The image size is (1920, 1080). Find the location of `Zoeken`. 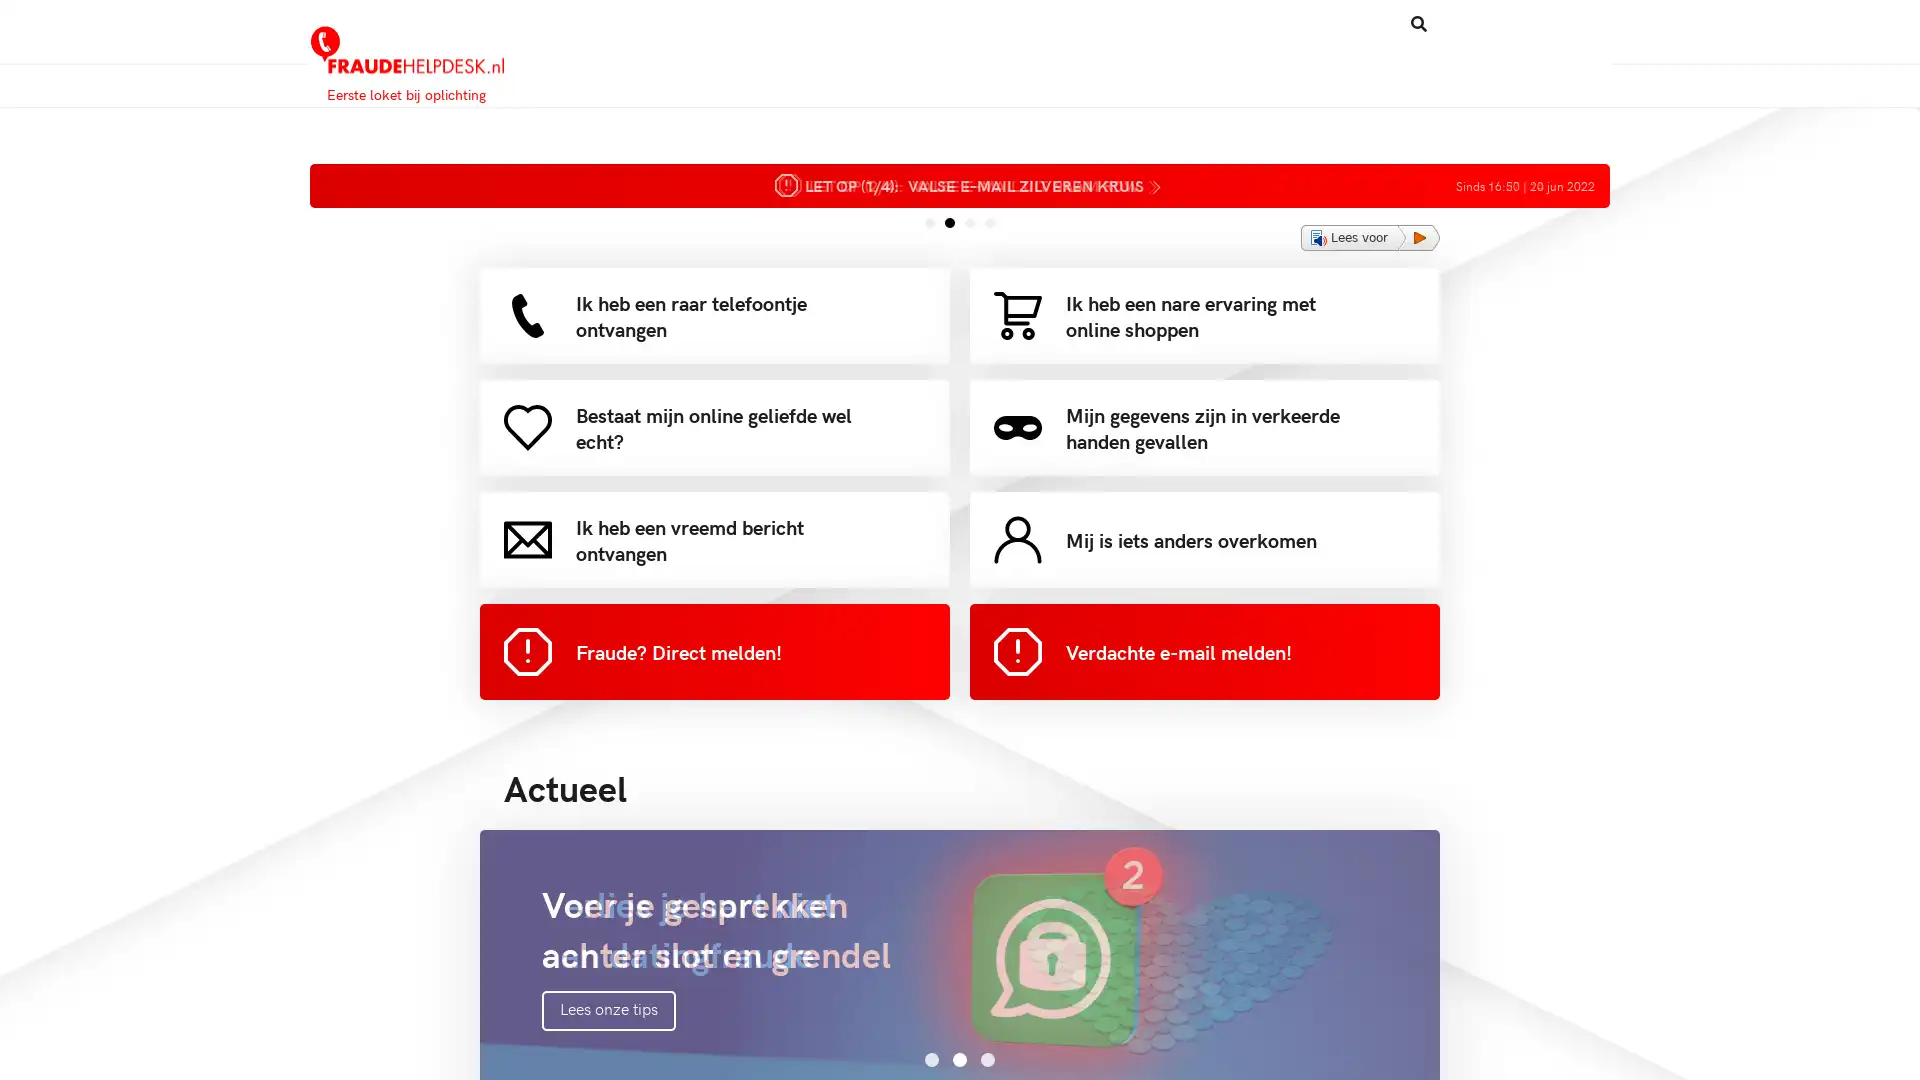

Zoeken is located at coordinates (1339, 23).